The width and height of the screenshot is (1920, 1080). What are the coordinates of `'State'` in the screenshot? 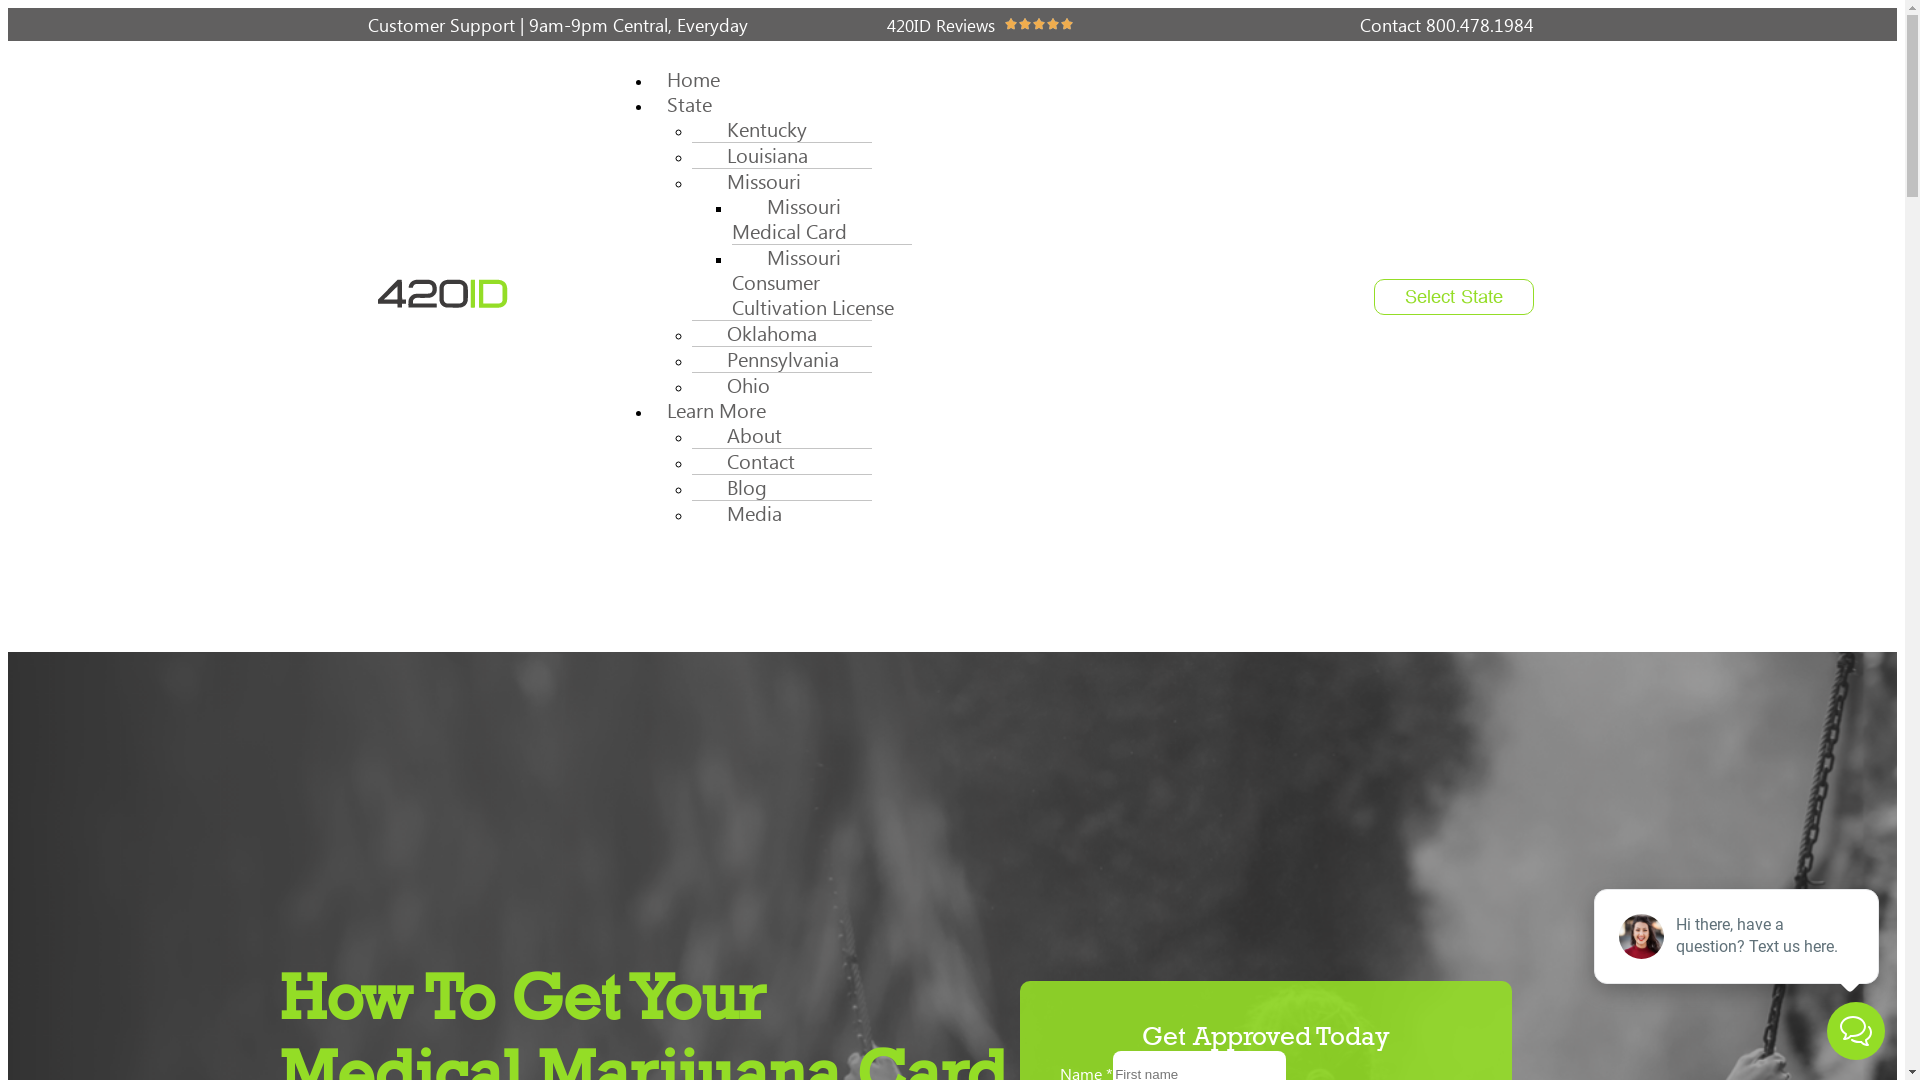 It's located at (689, 104).